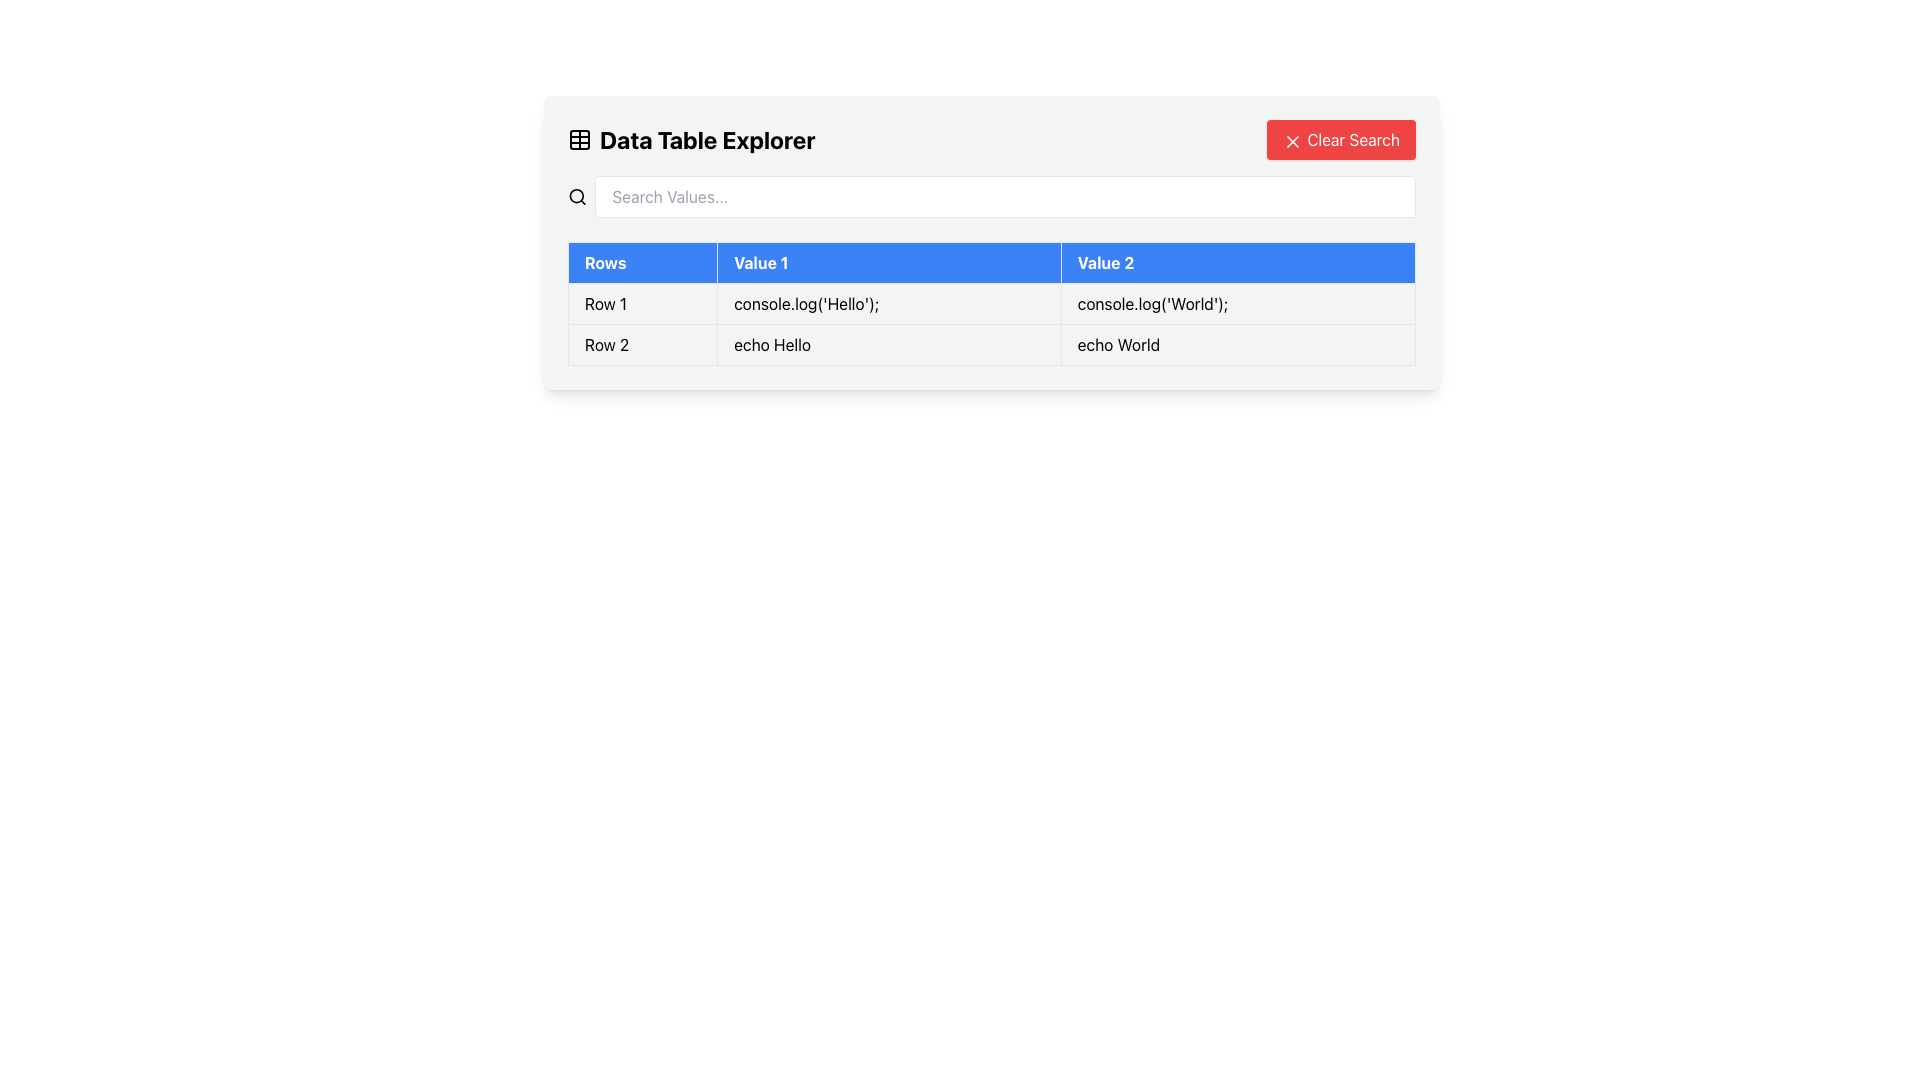 Image resolution: width=1920 pixels, height=1080 pixels. Describe the element at coordinates (1293, 140) in the screenshot. I see `the Close icon (X) within the 'Clear Search' button located in the top-right corner of the interface` at that location.